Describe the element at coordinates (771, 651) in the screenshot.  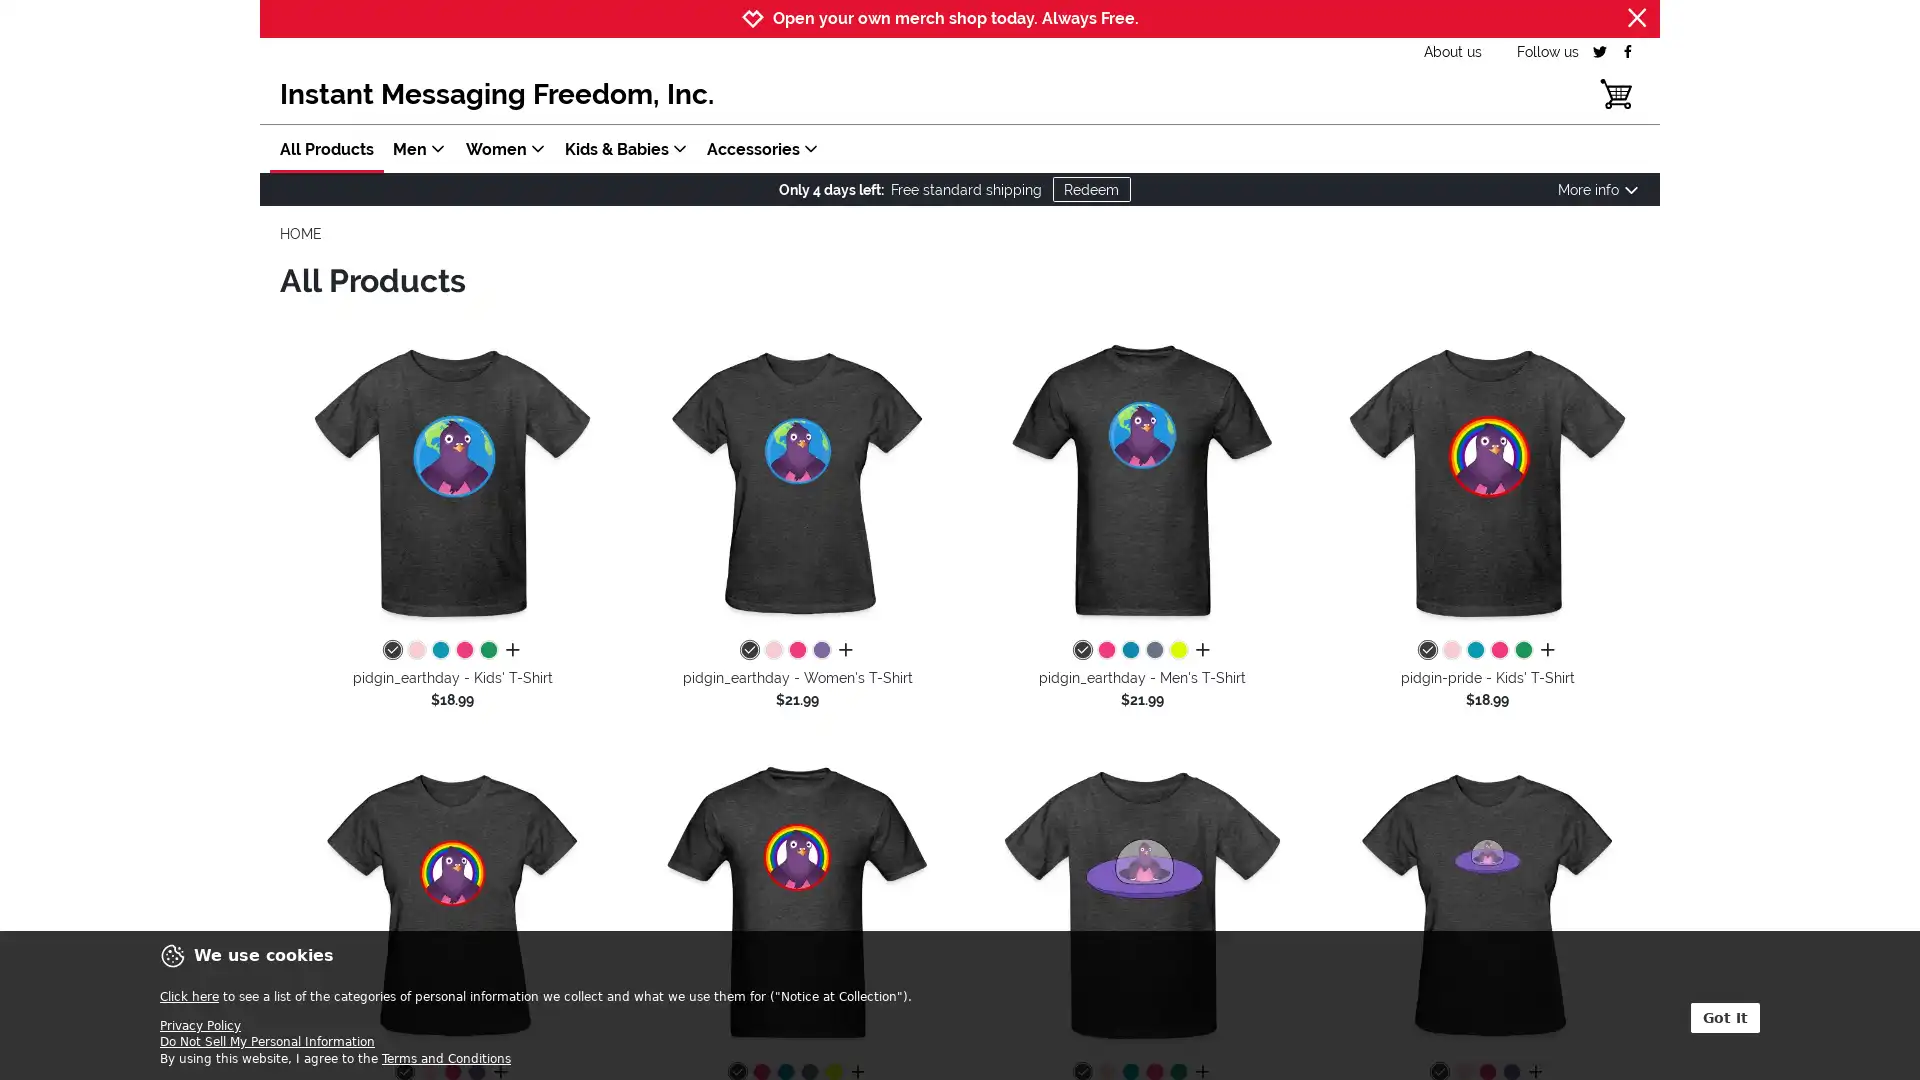
I see `pink` at that location.